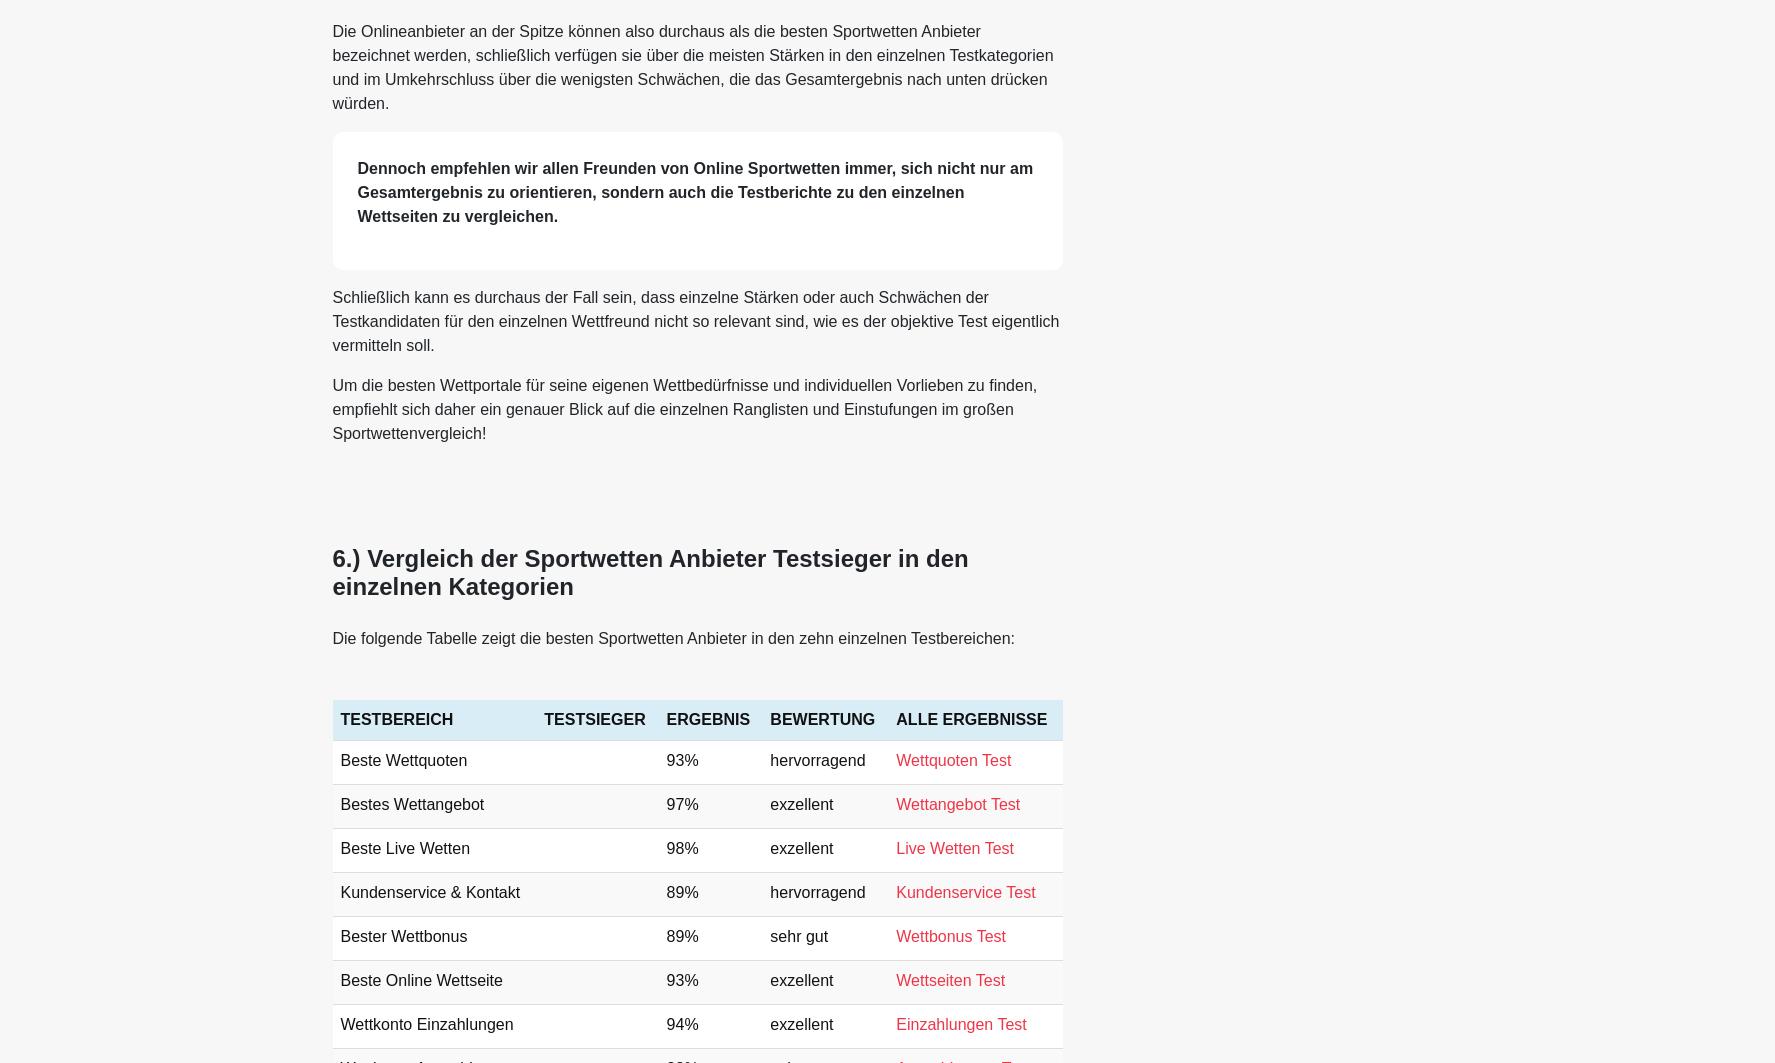 Image resolution: width=1775 pixels, height=1063 pixels. Describe the element at coordinates (965, 891) in the screenshot. I see `'Kundenservice Test'` at that location.